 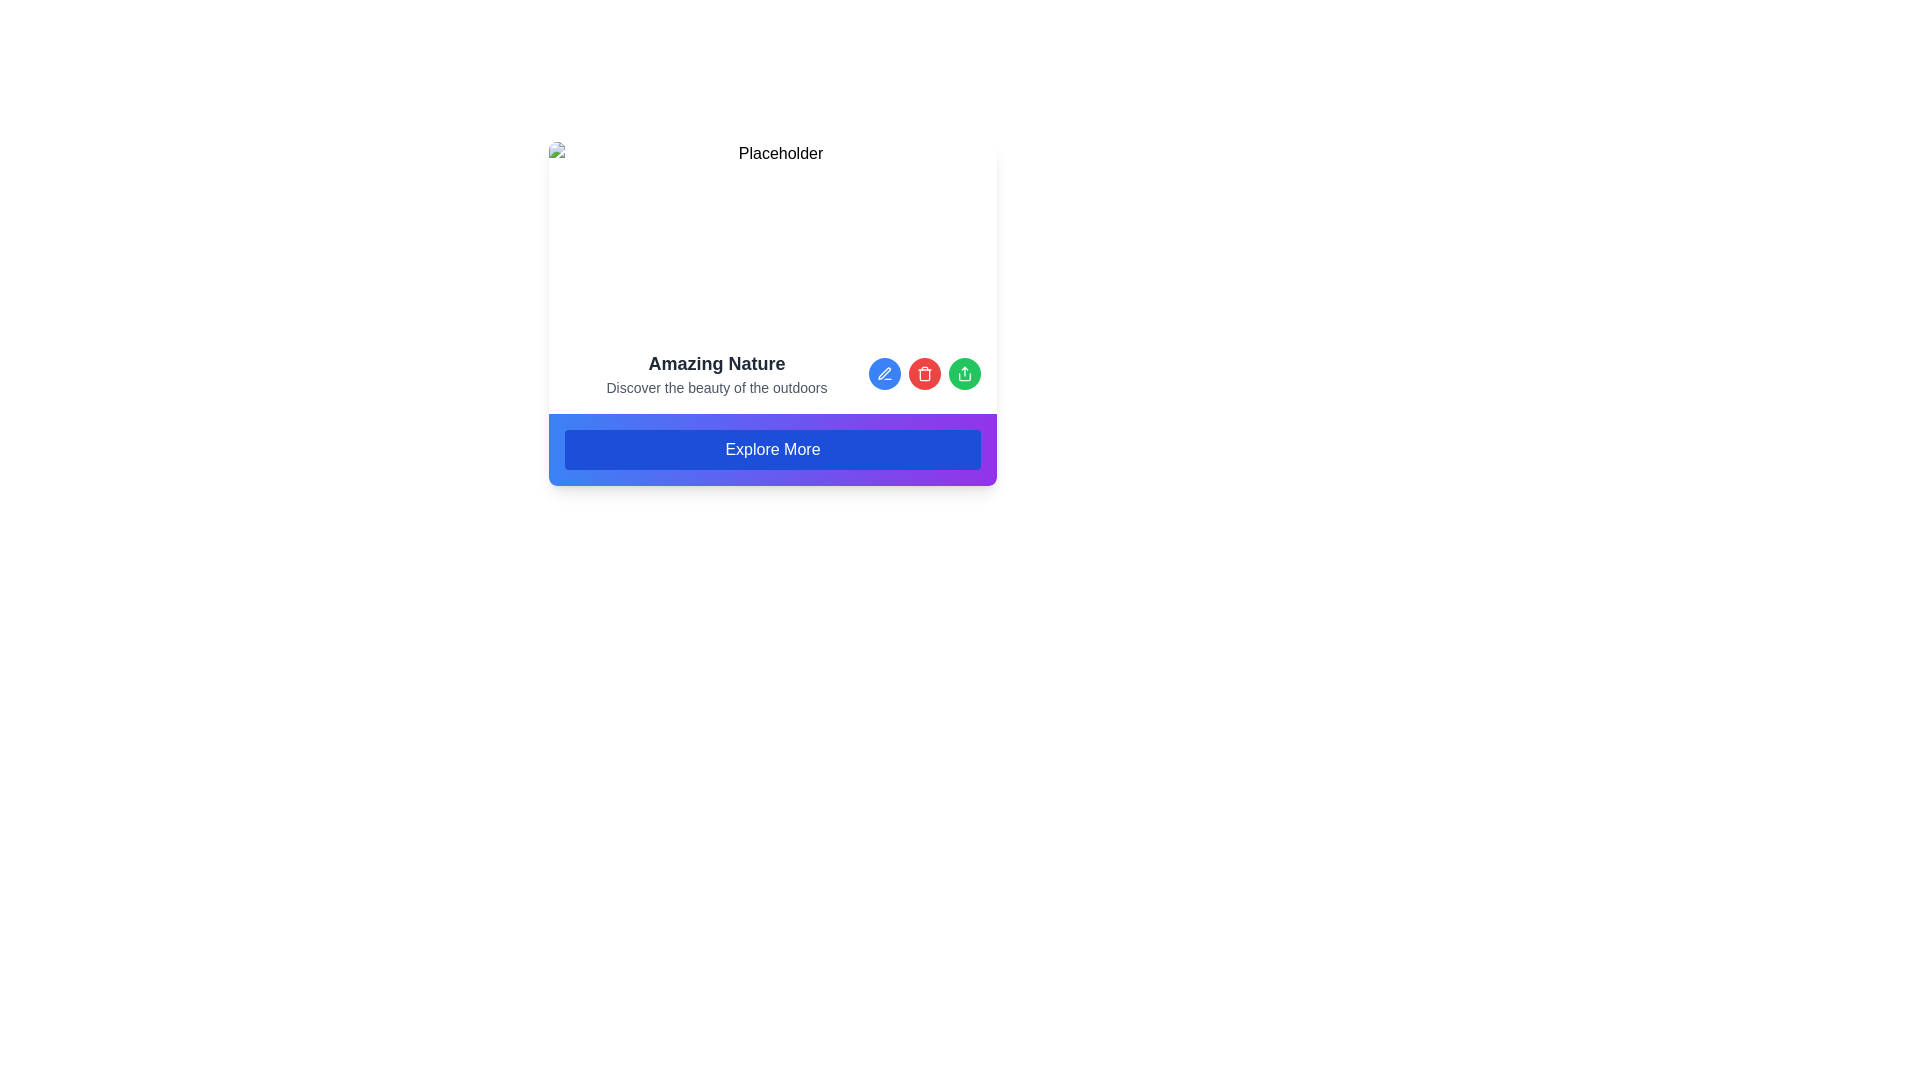 What do you see at coordinates (924, 374) in the screenshot?
I see `the red circular button with a trash can icon located between the blue pencil icon button and the green share icon button` at bounding box center [924, 374].